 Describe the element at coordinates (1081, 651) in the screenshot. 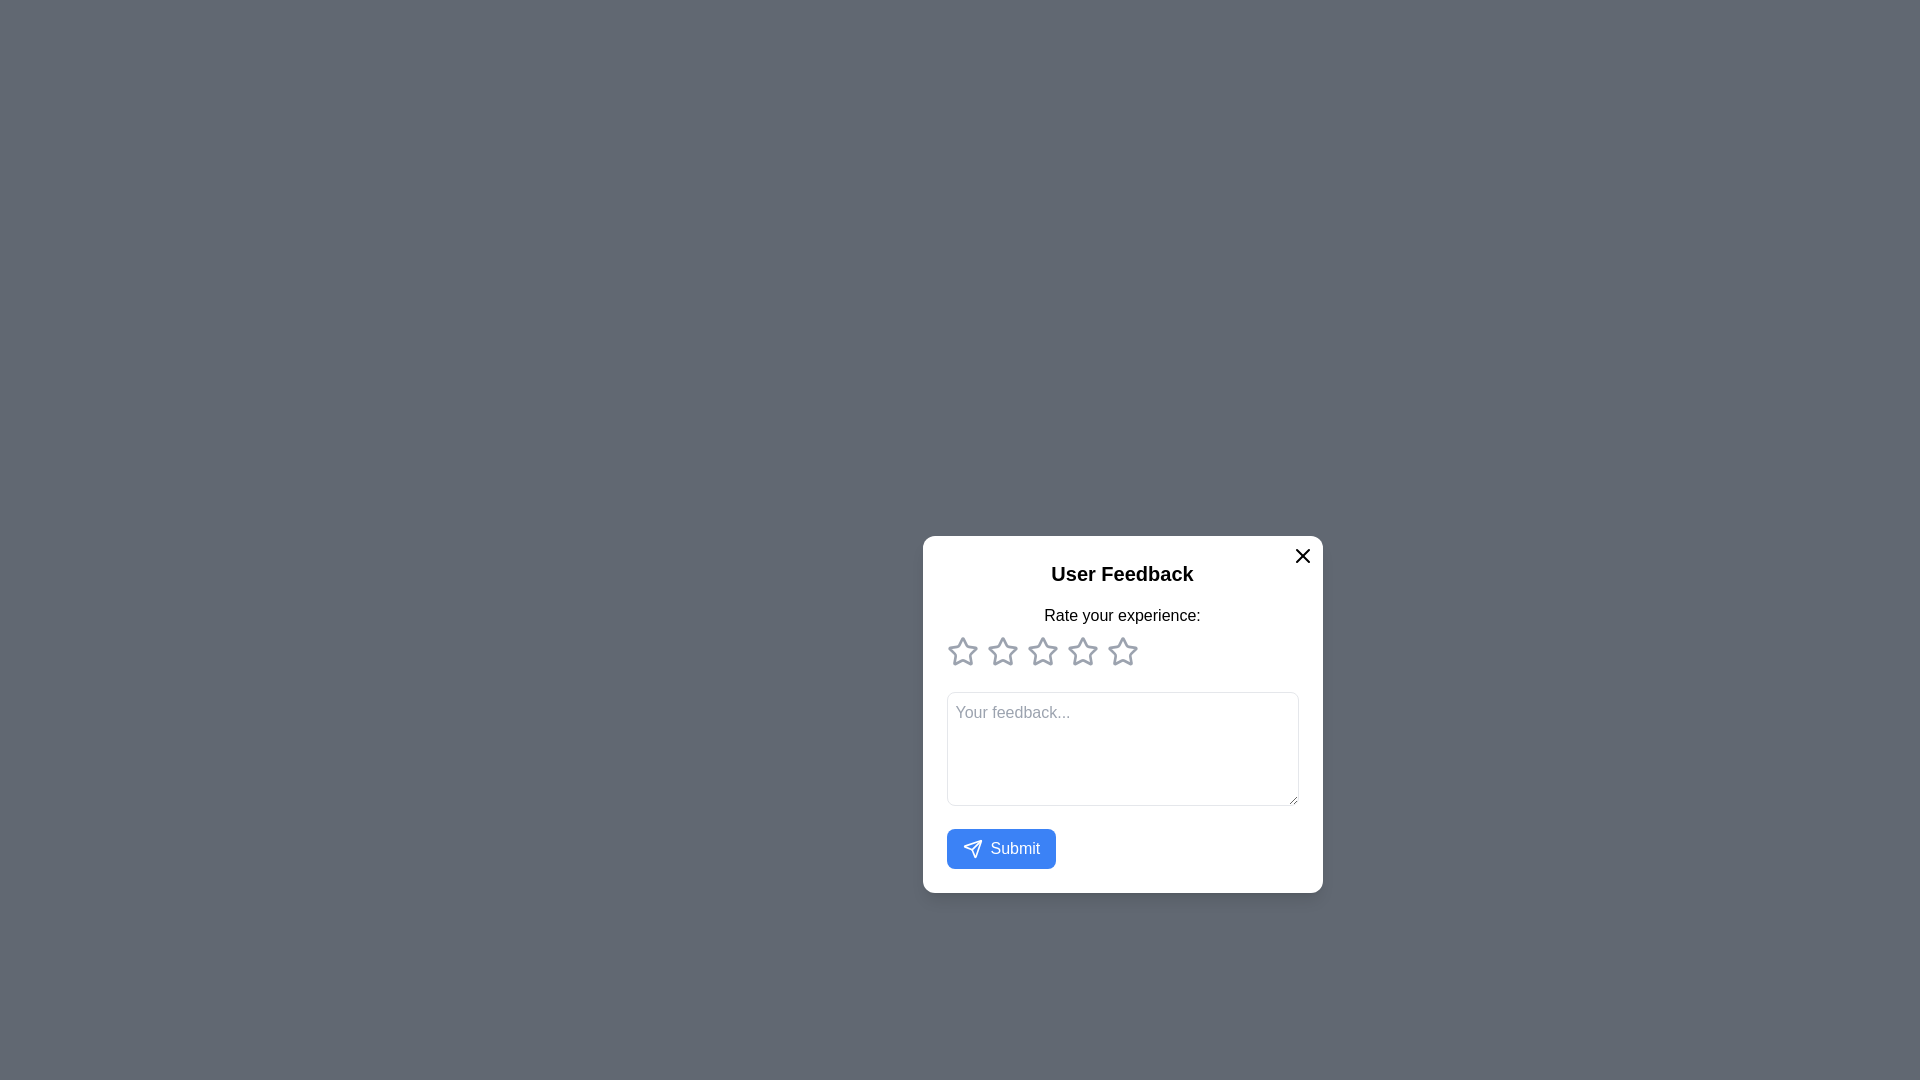

I see `the fourth star-shaped icon in light gray color under the 'Rate your experience:' heading` at that location.